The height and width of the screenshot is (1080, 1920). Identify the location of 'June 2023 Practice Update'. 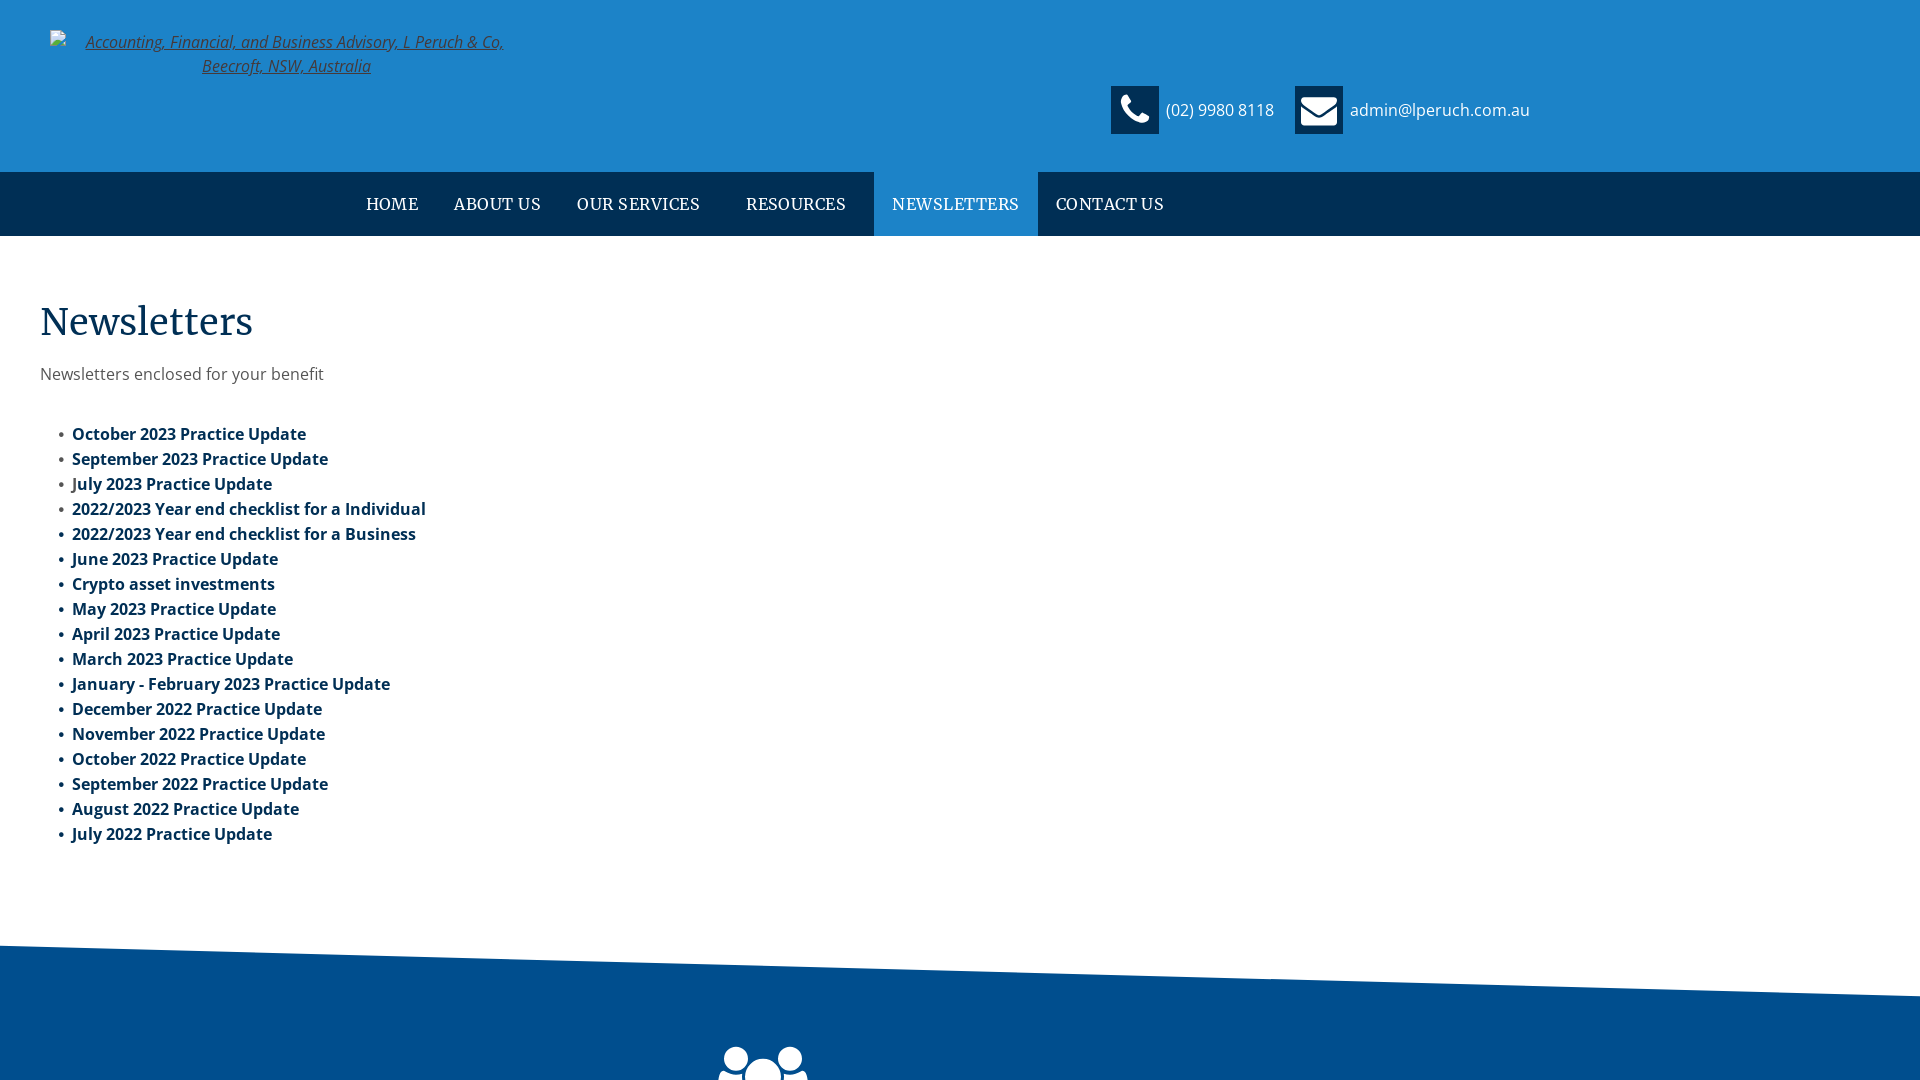
(174, 559).